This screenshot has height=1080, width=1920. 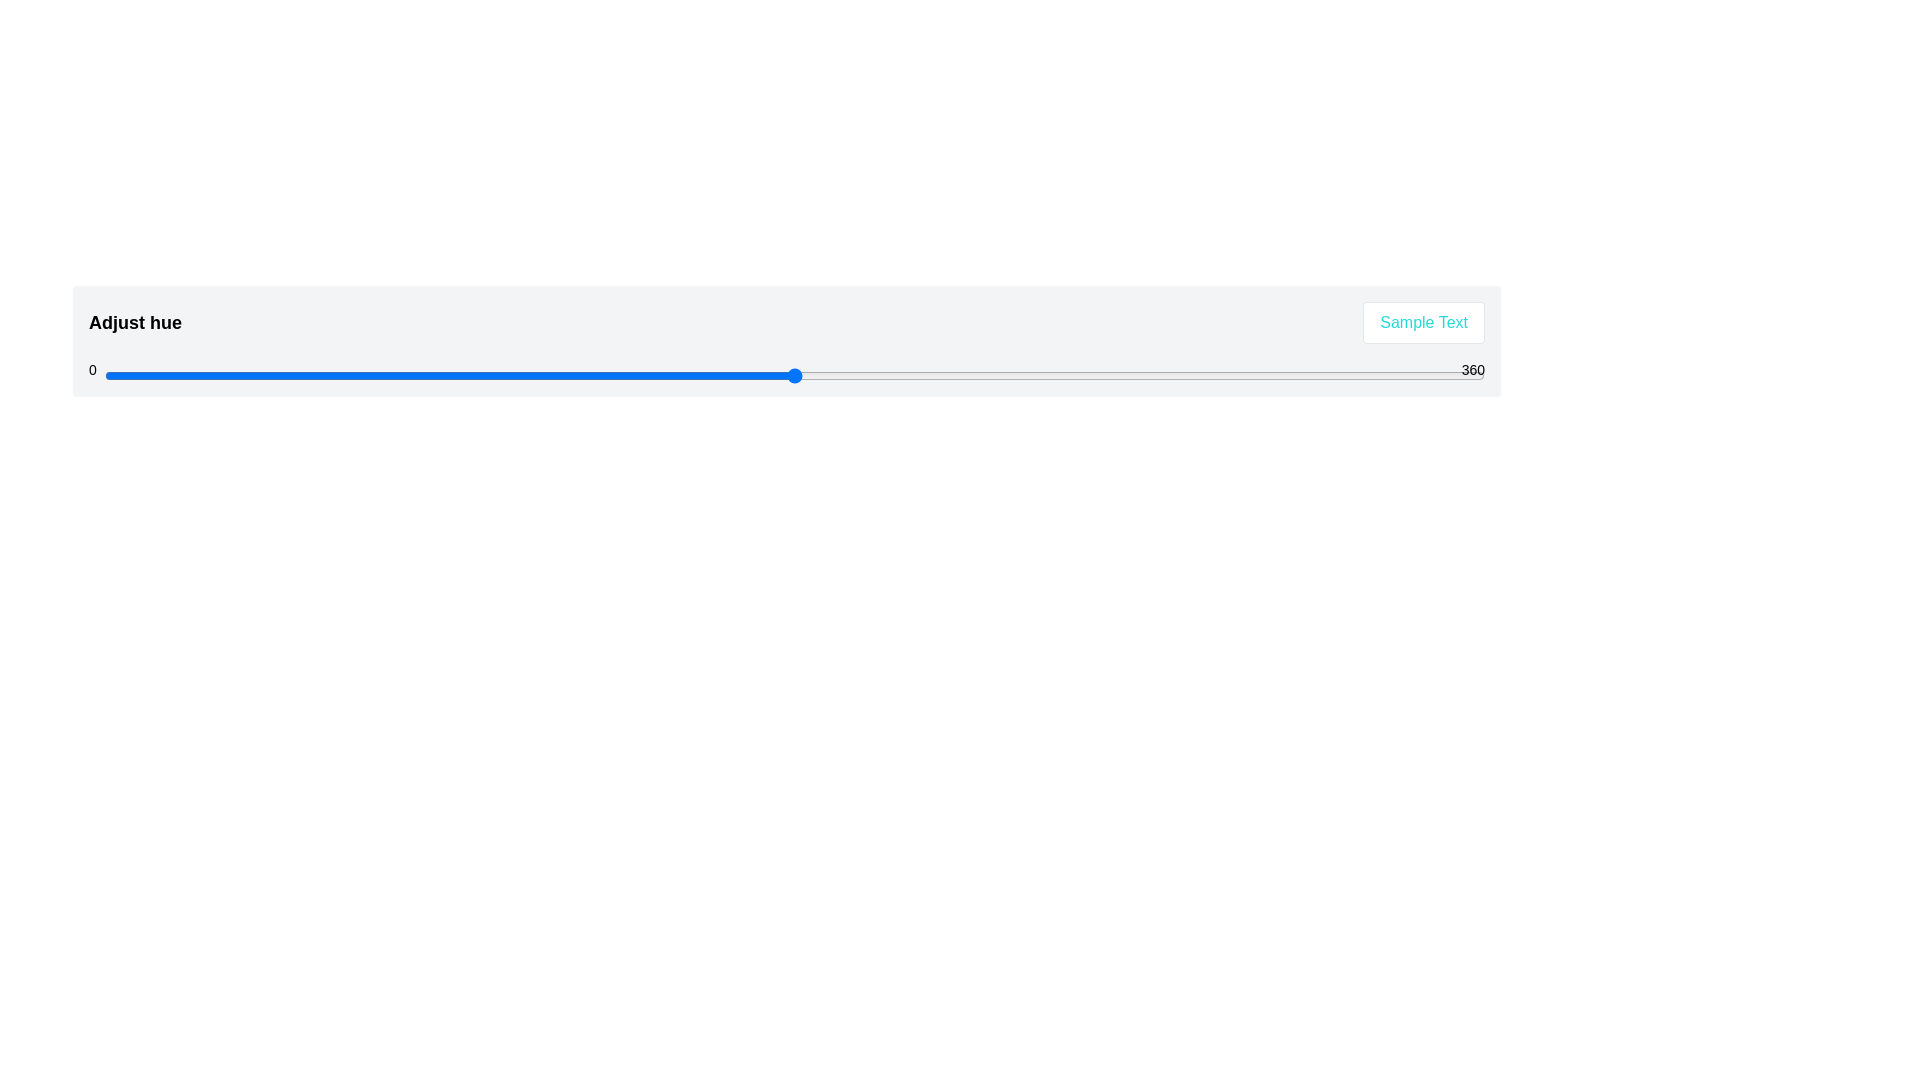 I want to click on the hue slider to set the hue value to 253, so click(x=1073, y=375).